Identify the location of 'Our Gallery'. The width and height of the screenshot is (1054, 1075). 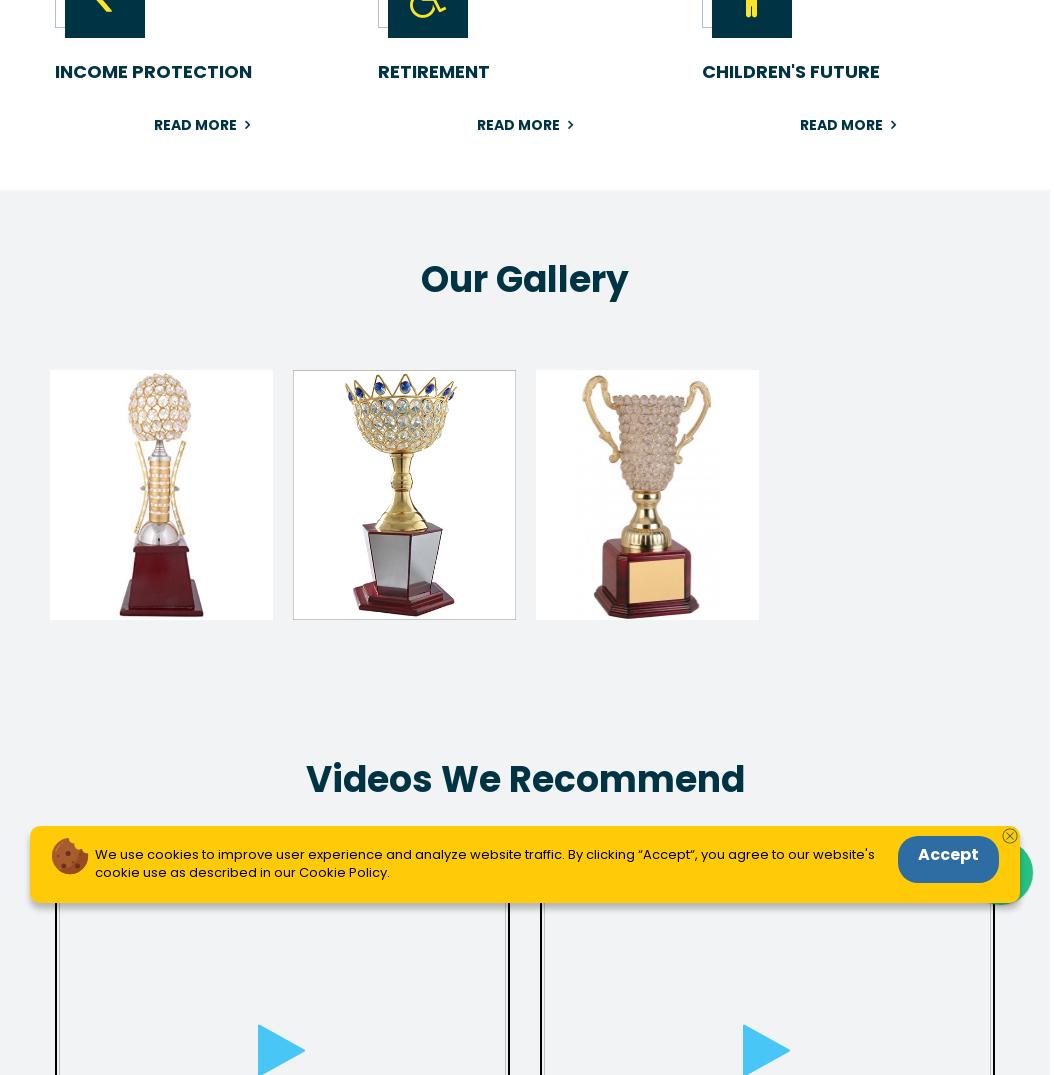
(523, 279).